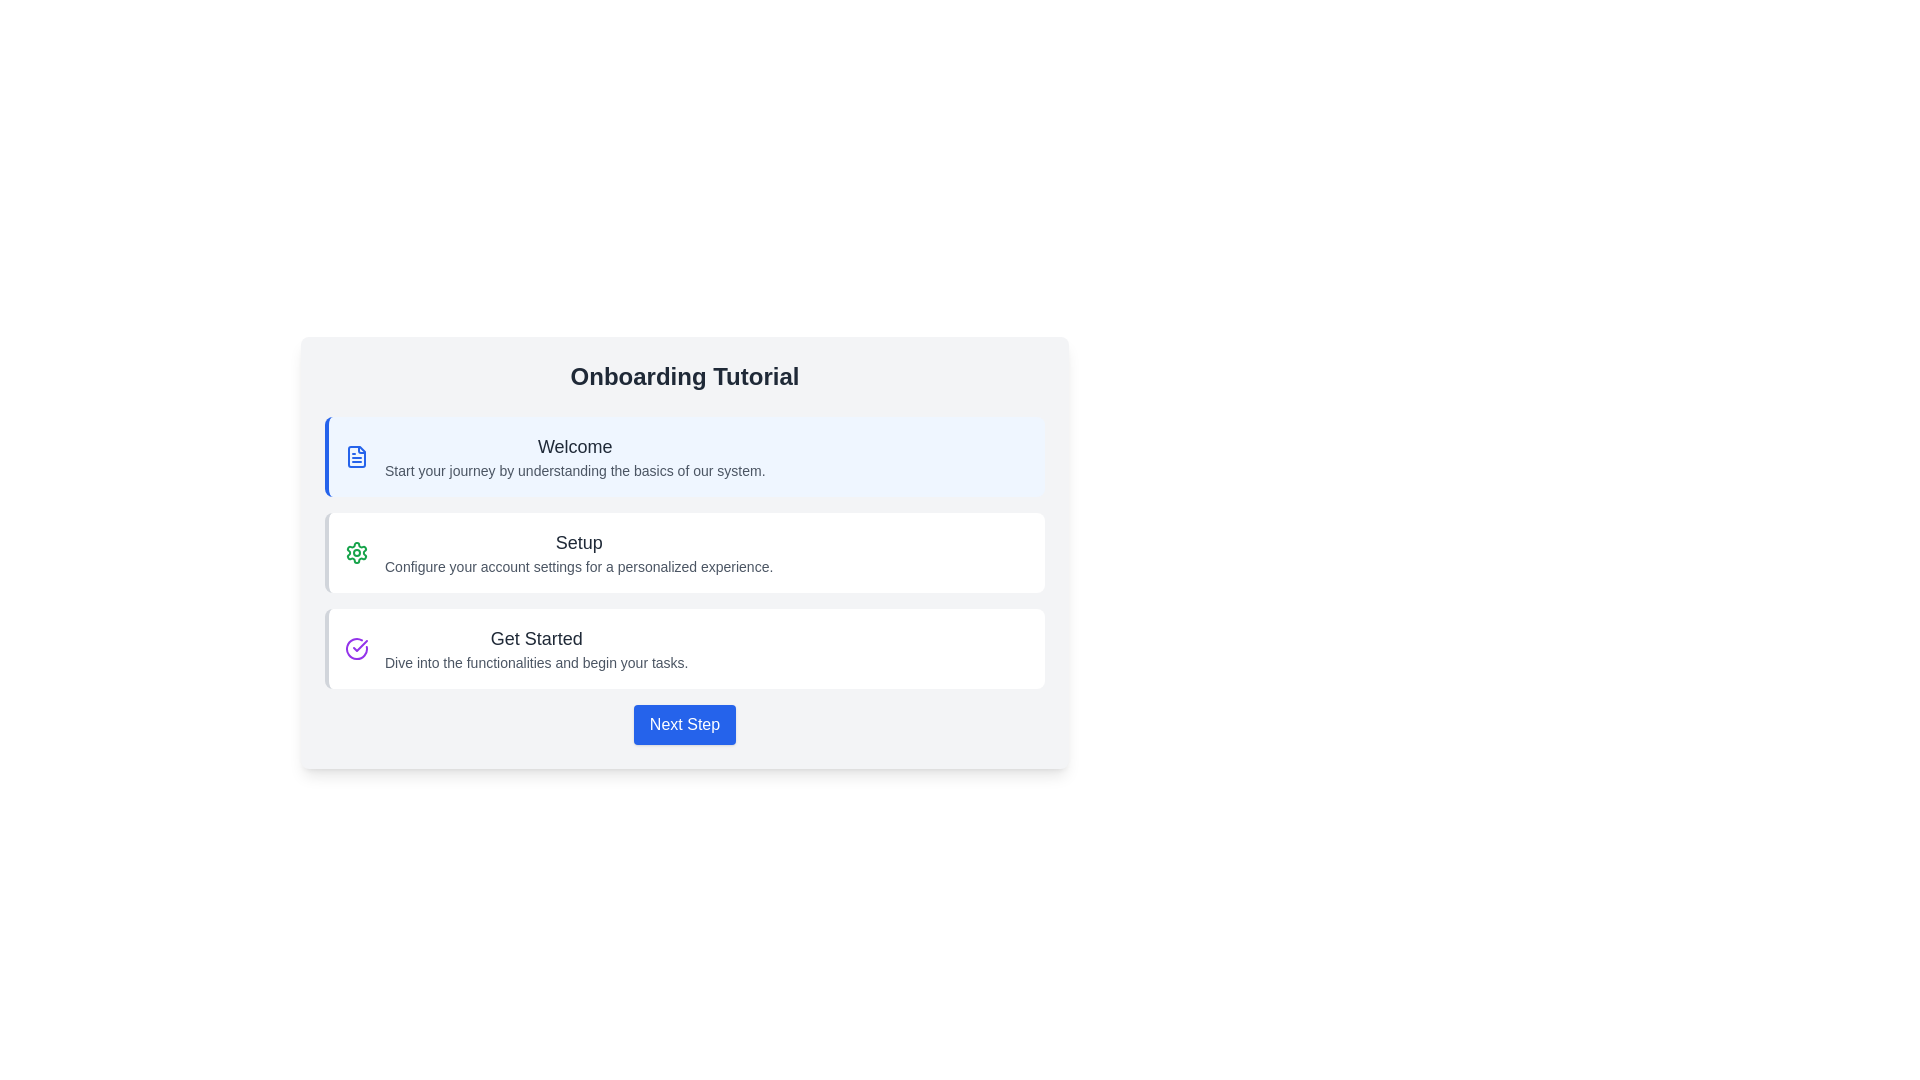 Image resolution: width=1920 pixels, height=1080 pixels. I want to click on the 'Setup' section, so click(685, 552).